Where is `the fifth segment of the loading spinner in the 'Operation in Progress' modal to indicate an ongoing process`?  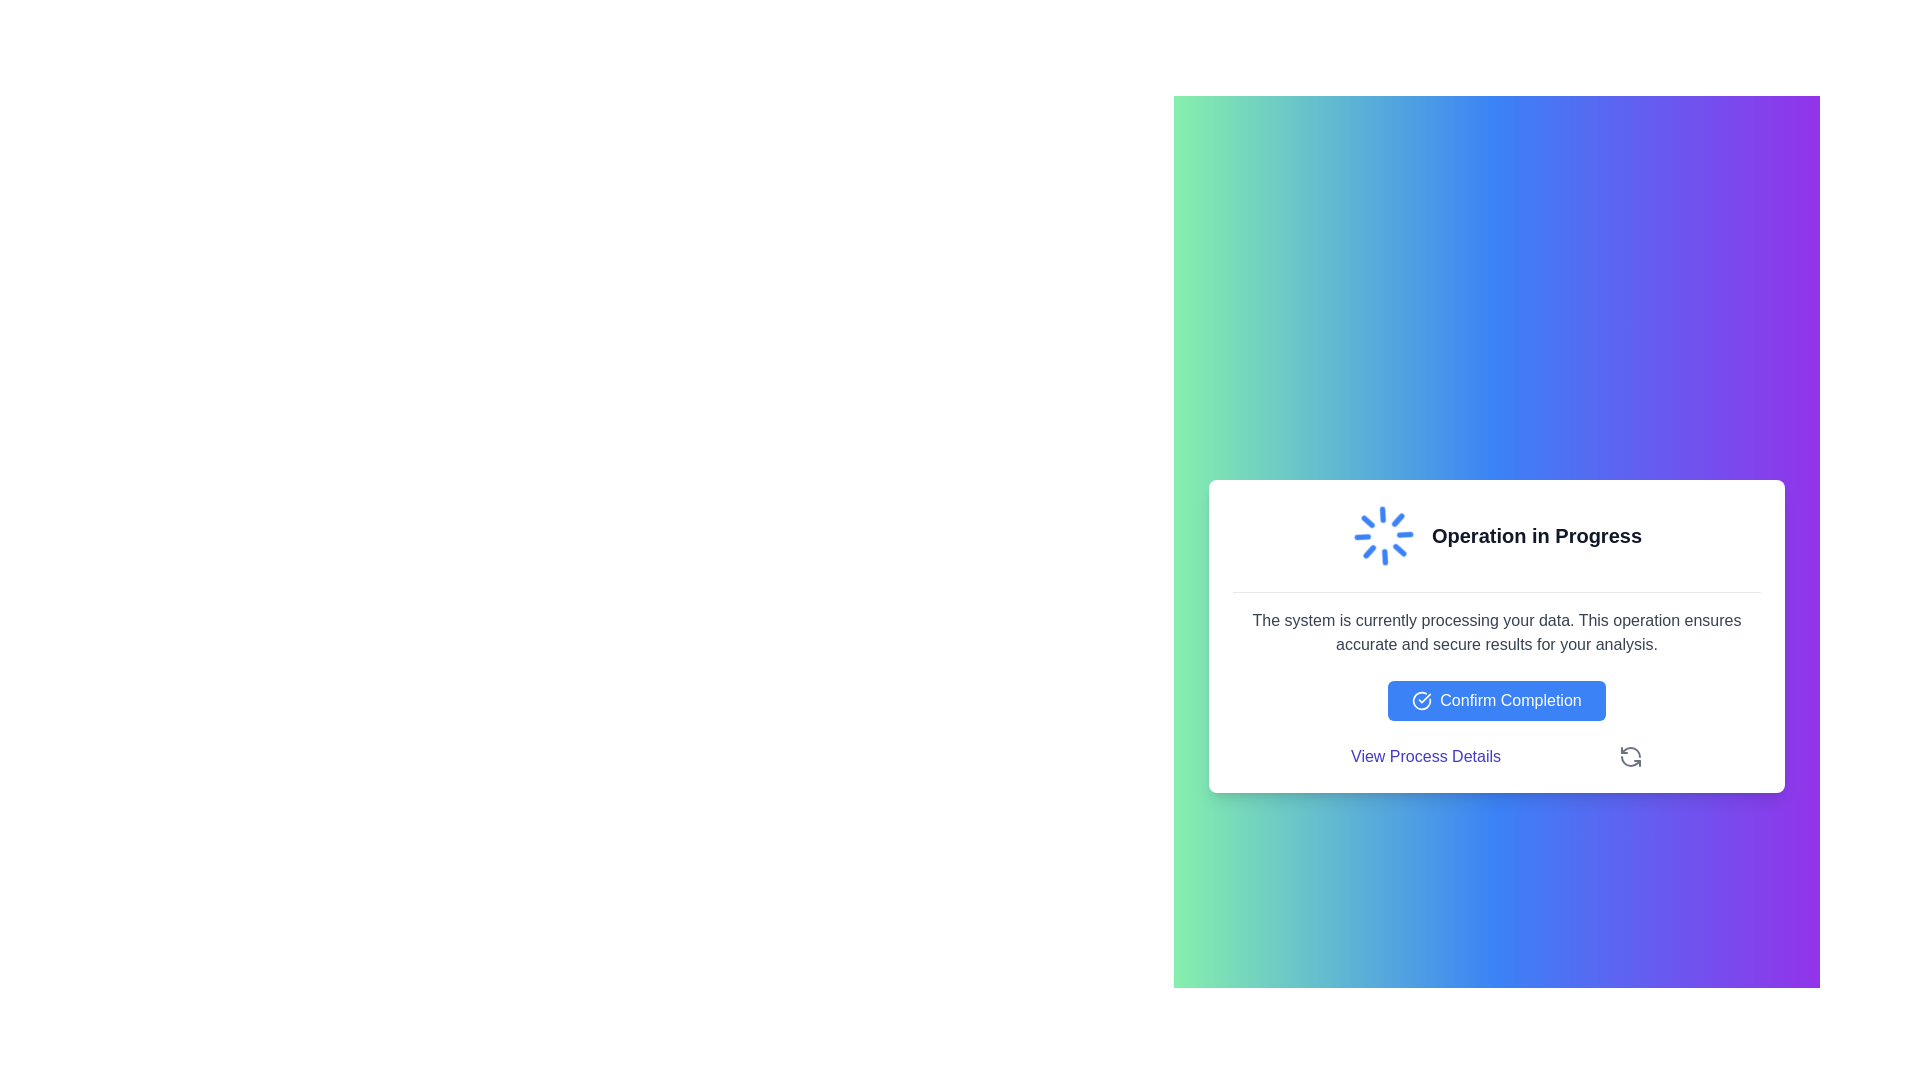
the fifth segment of the loading spinner in the 'Operation in Progress' modal to indicate an ongoing process is located at coordinates (1378, 513).